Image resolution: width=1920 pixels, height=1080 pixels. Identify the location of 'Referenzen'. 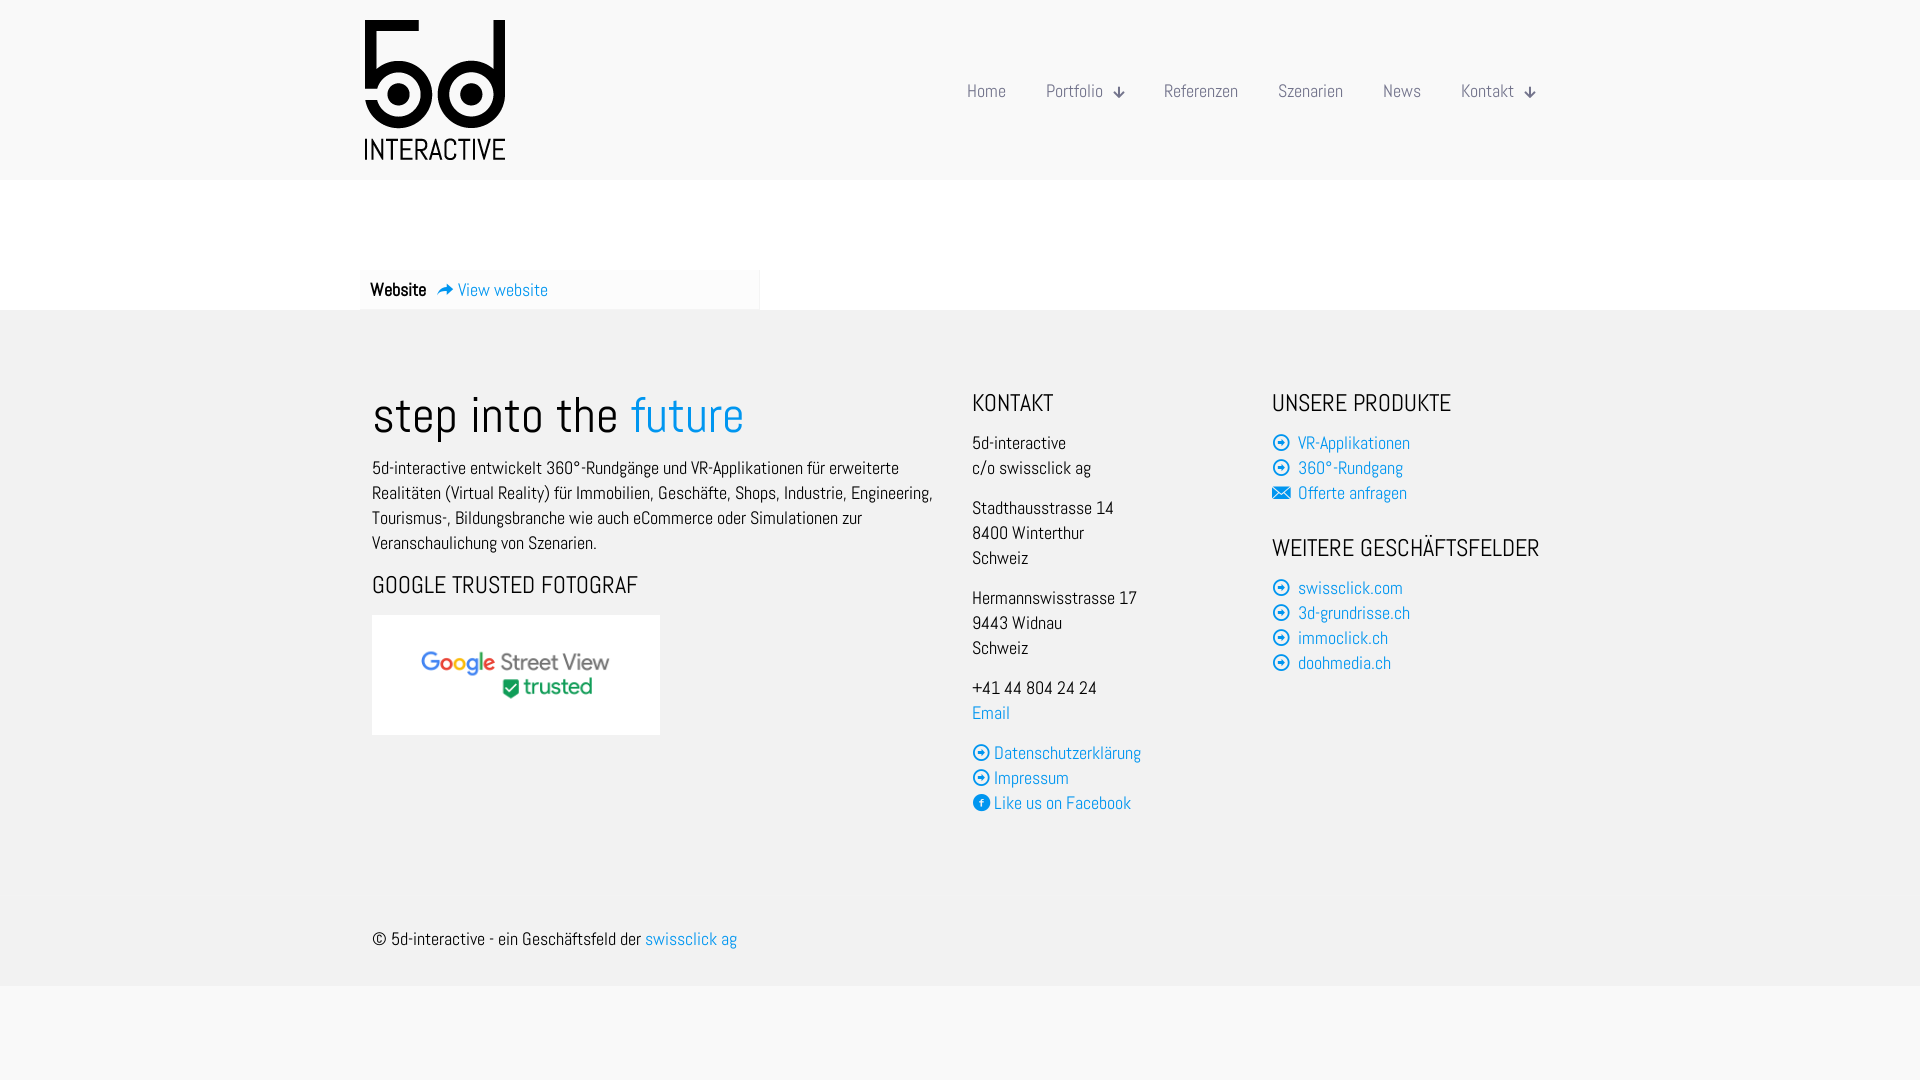
(1200, 88).